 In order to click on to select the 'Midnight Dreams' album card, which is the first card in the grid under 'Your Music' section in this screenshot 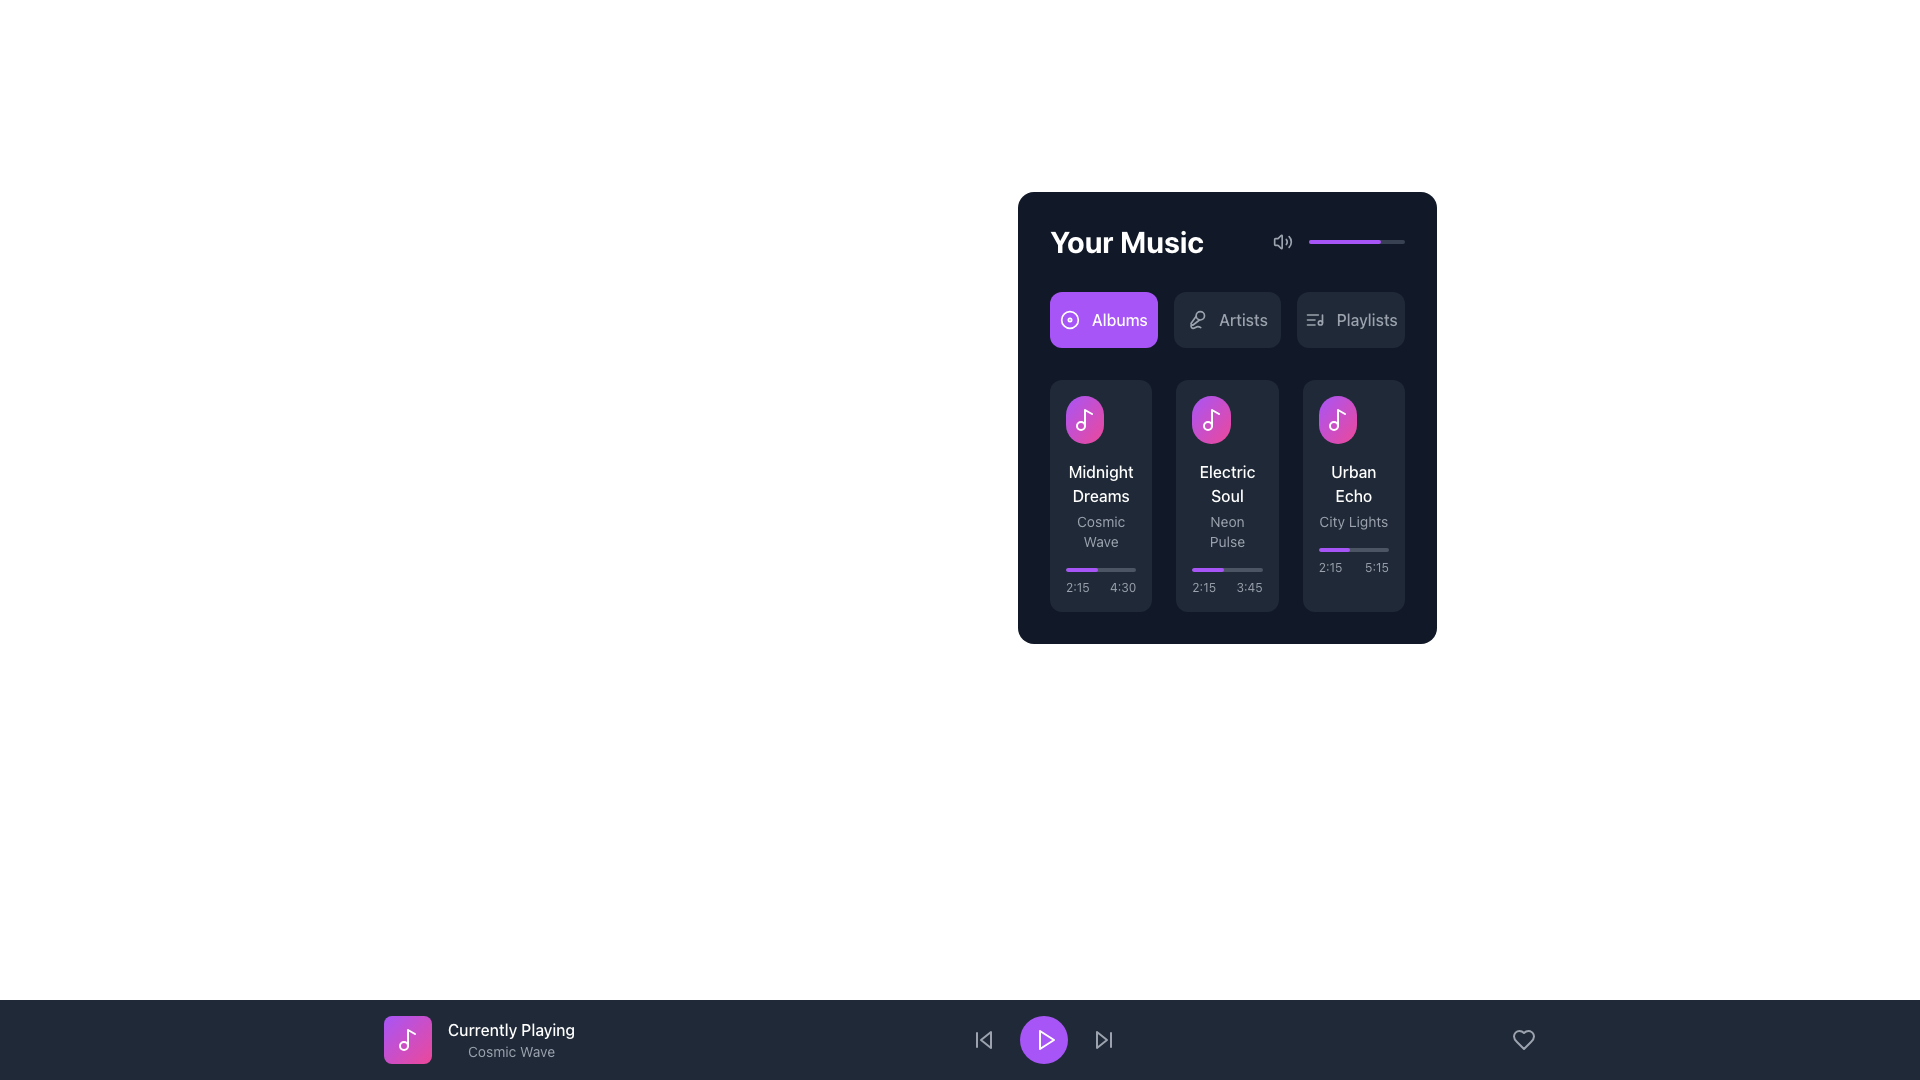, I will do `click(1100, 495)`.